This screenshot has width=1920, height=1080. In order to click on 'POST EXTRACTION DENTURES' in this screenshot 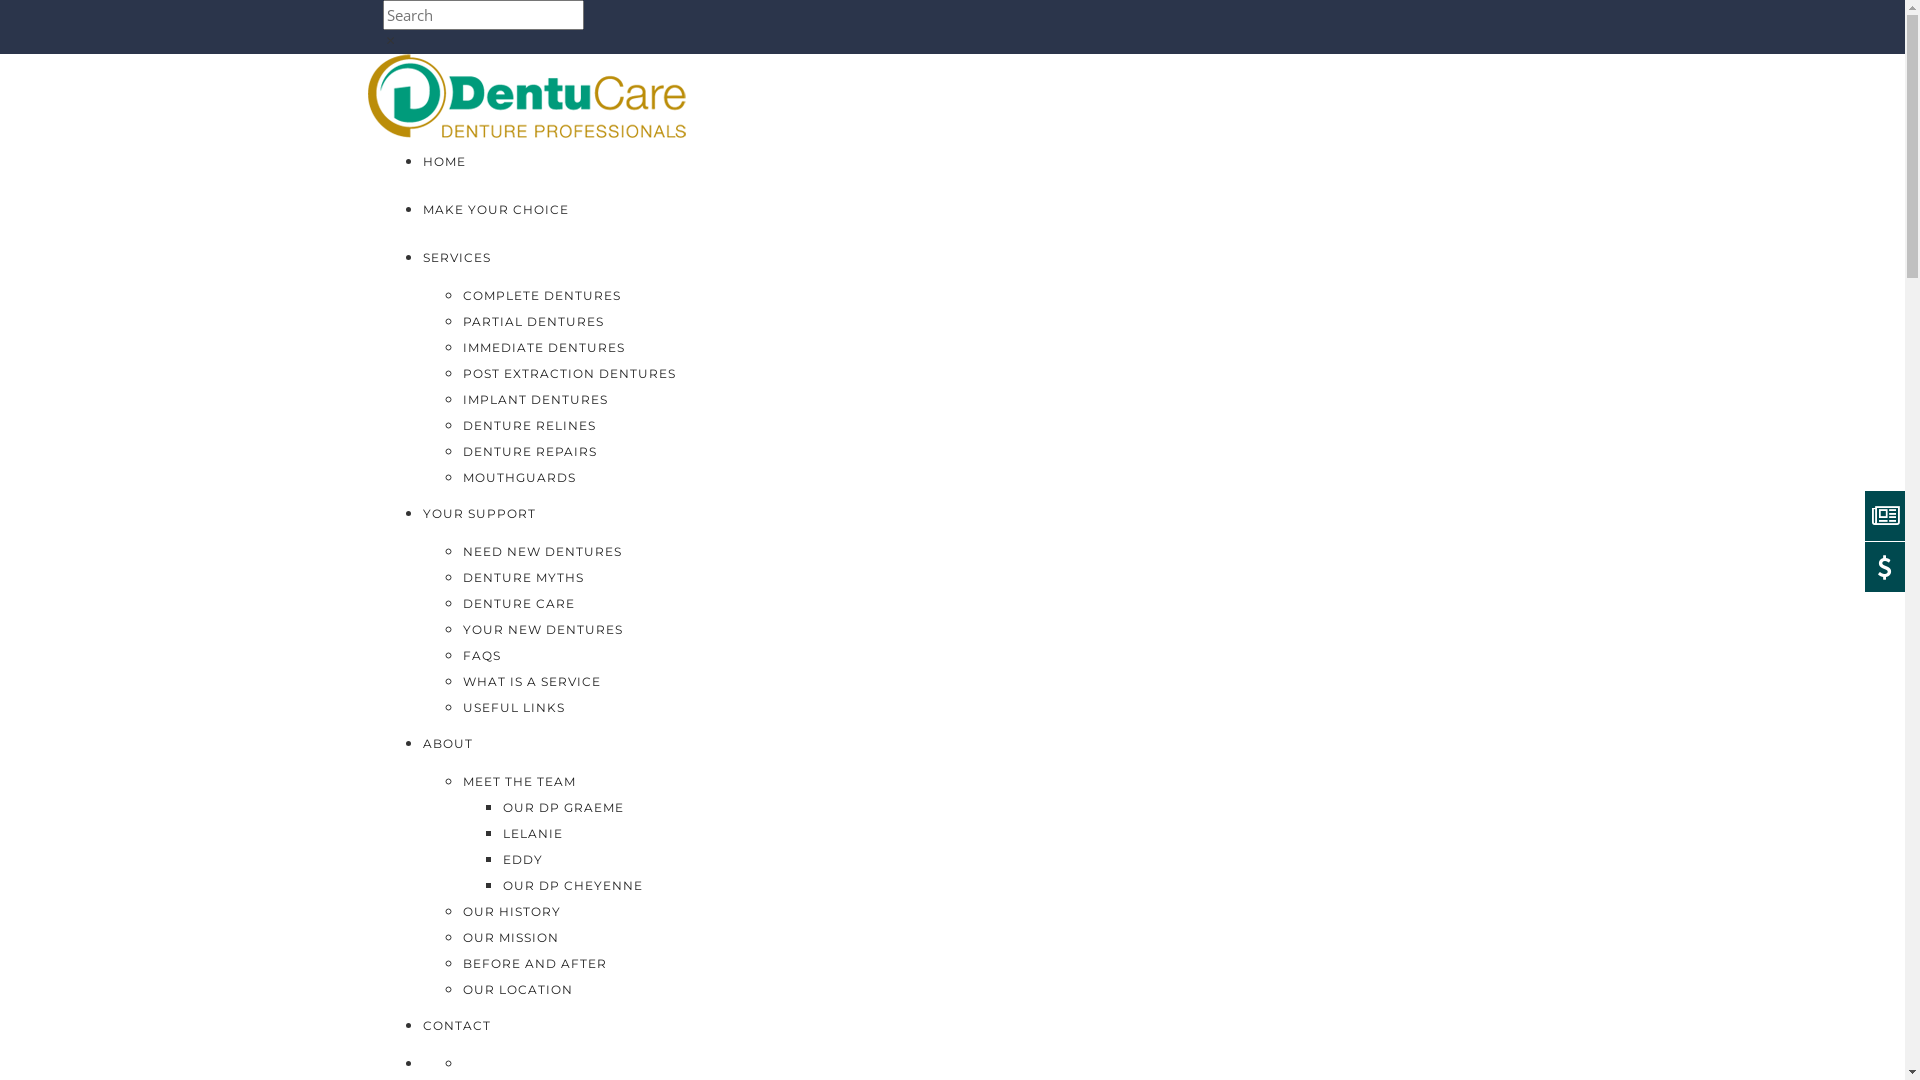, I will do `click(567, 373)`.